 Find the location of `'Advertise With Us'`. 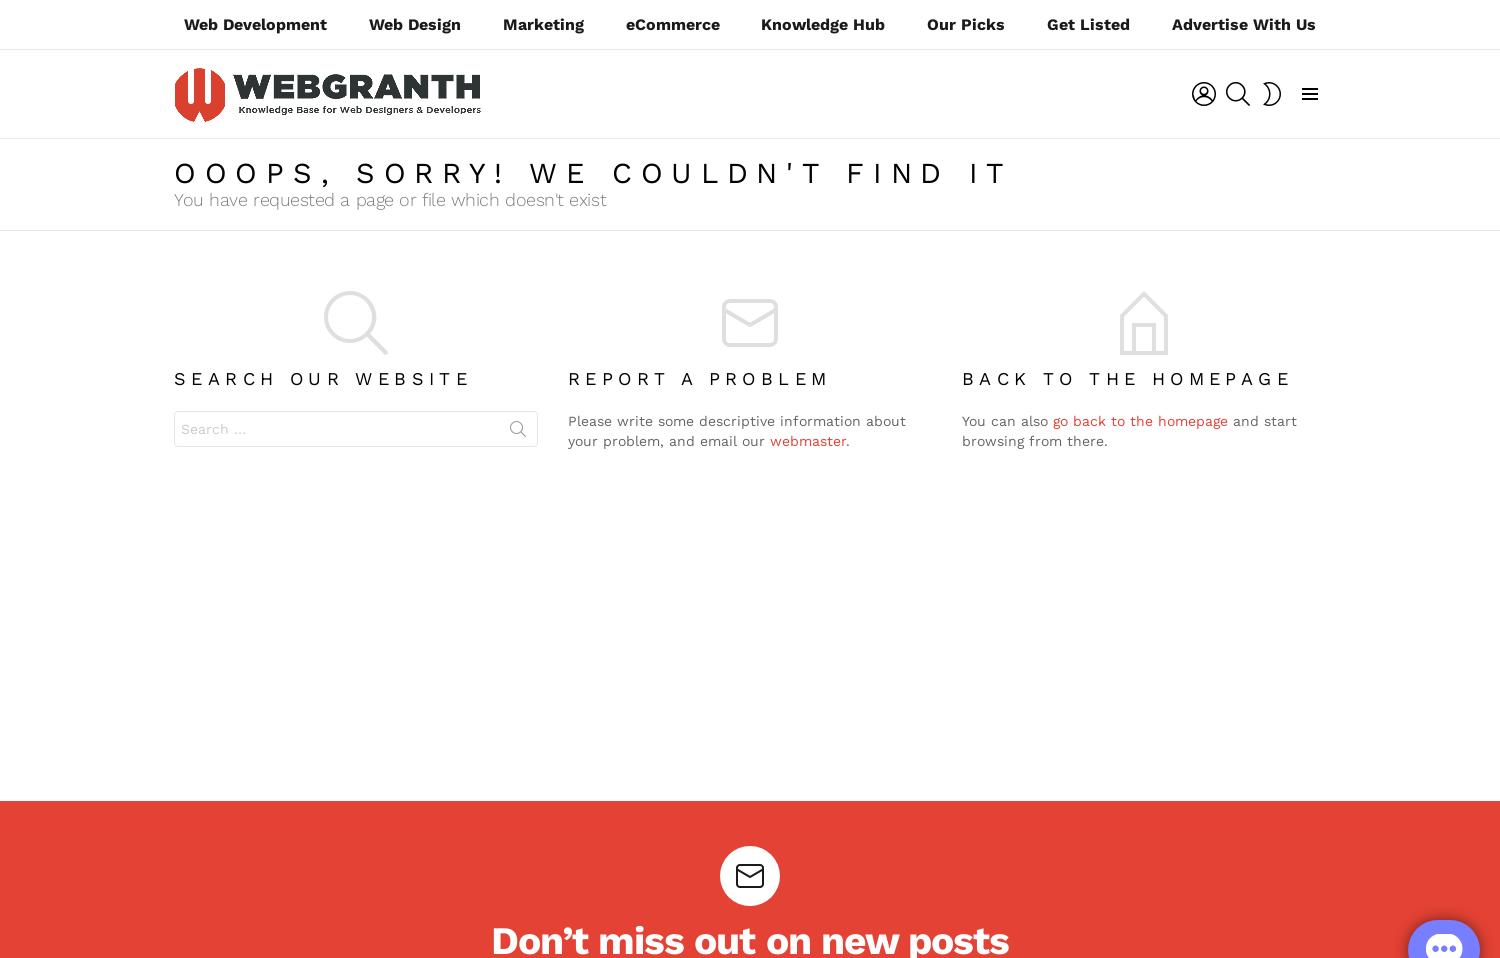

'Advertise With Us' is located at coordinates (1171, 23).